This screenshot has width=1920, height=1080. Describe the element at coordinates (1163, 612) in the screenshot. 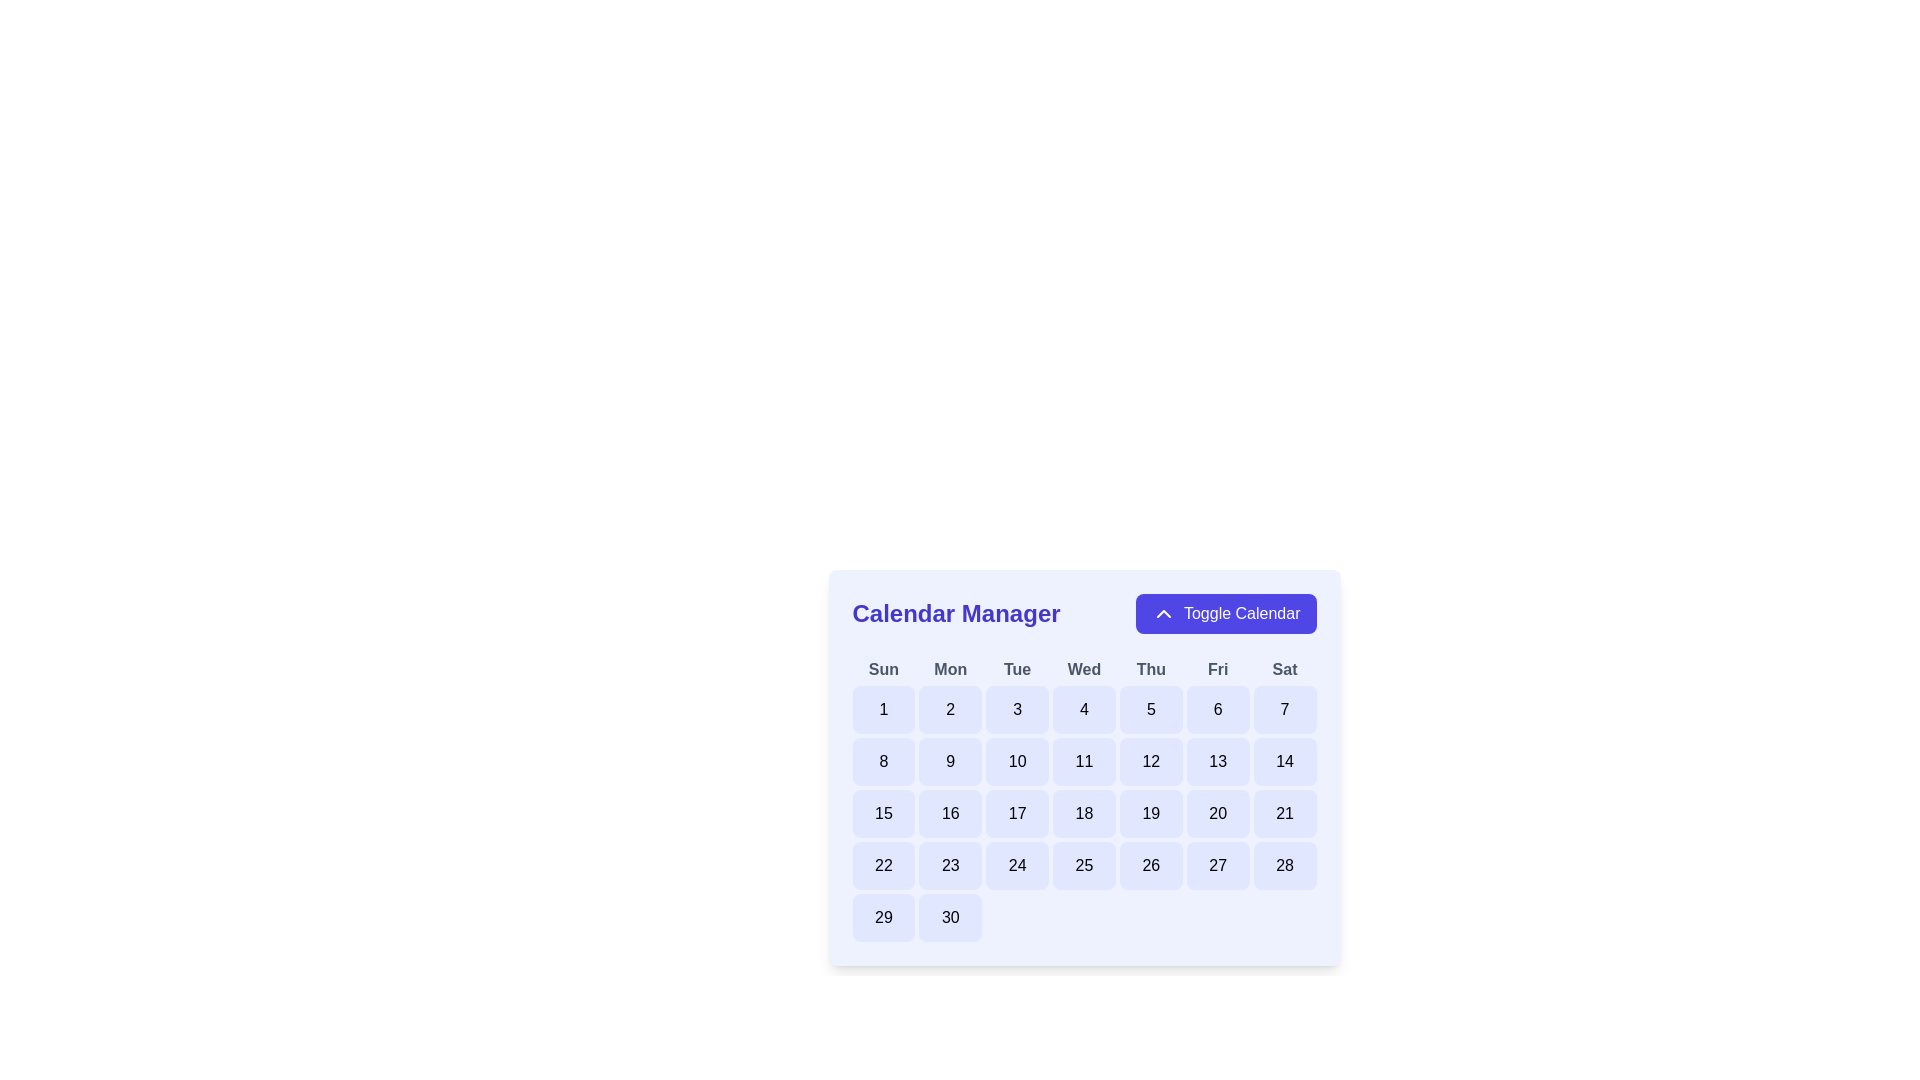

I see `the icon indicating the current state of the 'Toggle Calendar' button, located in the top-right corner of the calendar component adjacent to the 'Calendar Manager' text` at that location.